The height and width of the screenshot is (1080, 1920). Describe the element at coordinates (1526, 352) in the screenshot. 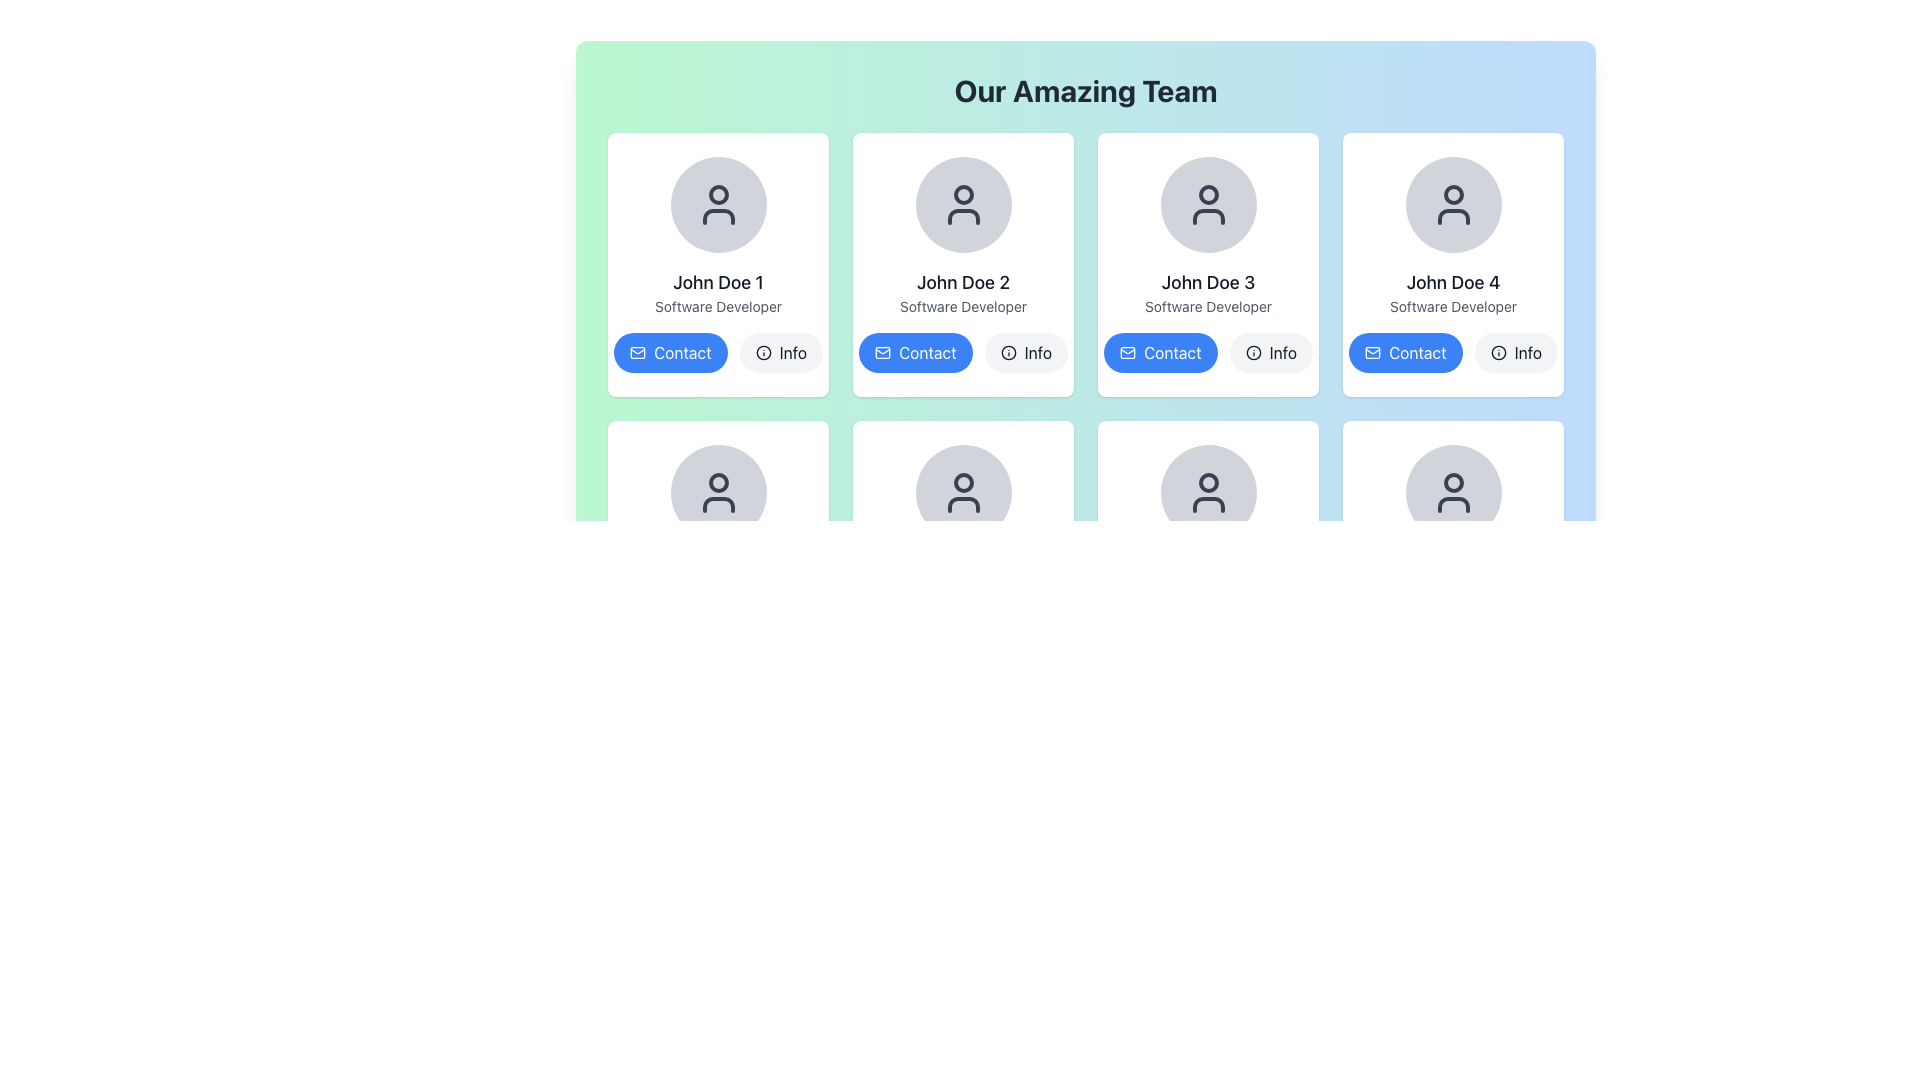

I see `the 'Info' text label of the button component located at the bottom-right corner of the card for 'John Doe 4'` at that location.